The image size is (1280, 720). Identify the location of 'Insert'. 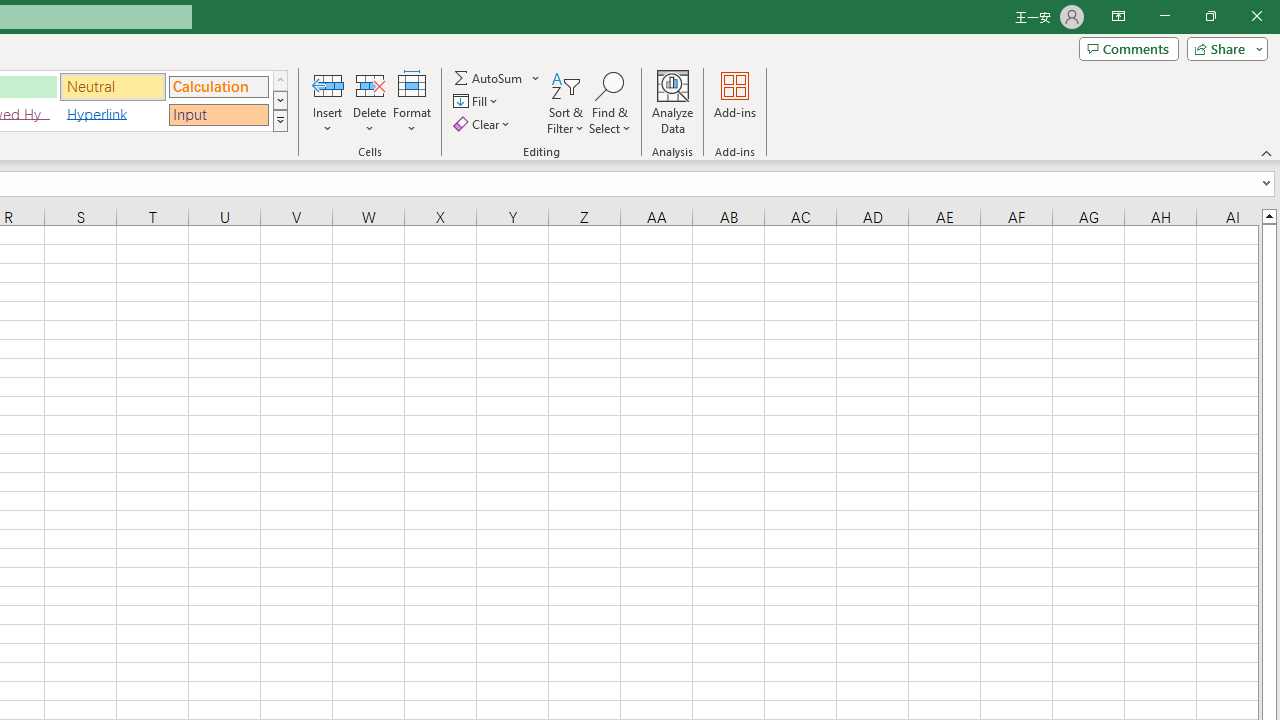
(328, 103).